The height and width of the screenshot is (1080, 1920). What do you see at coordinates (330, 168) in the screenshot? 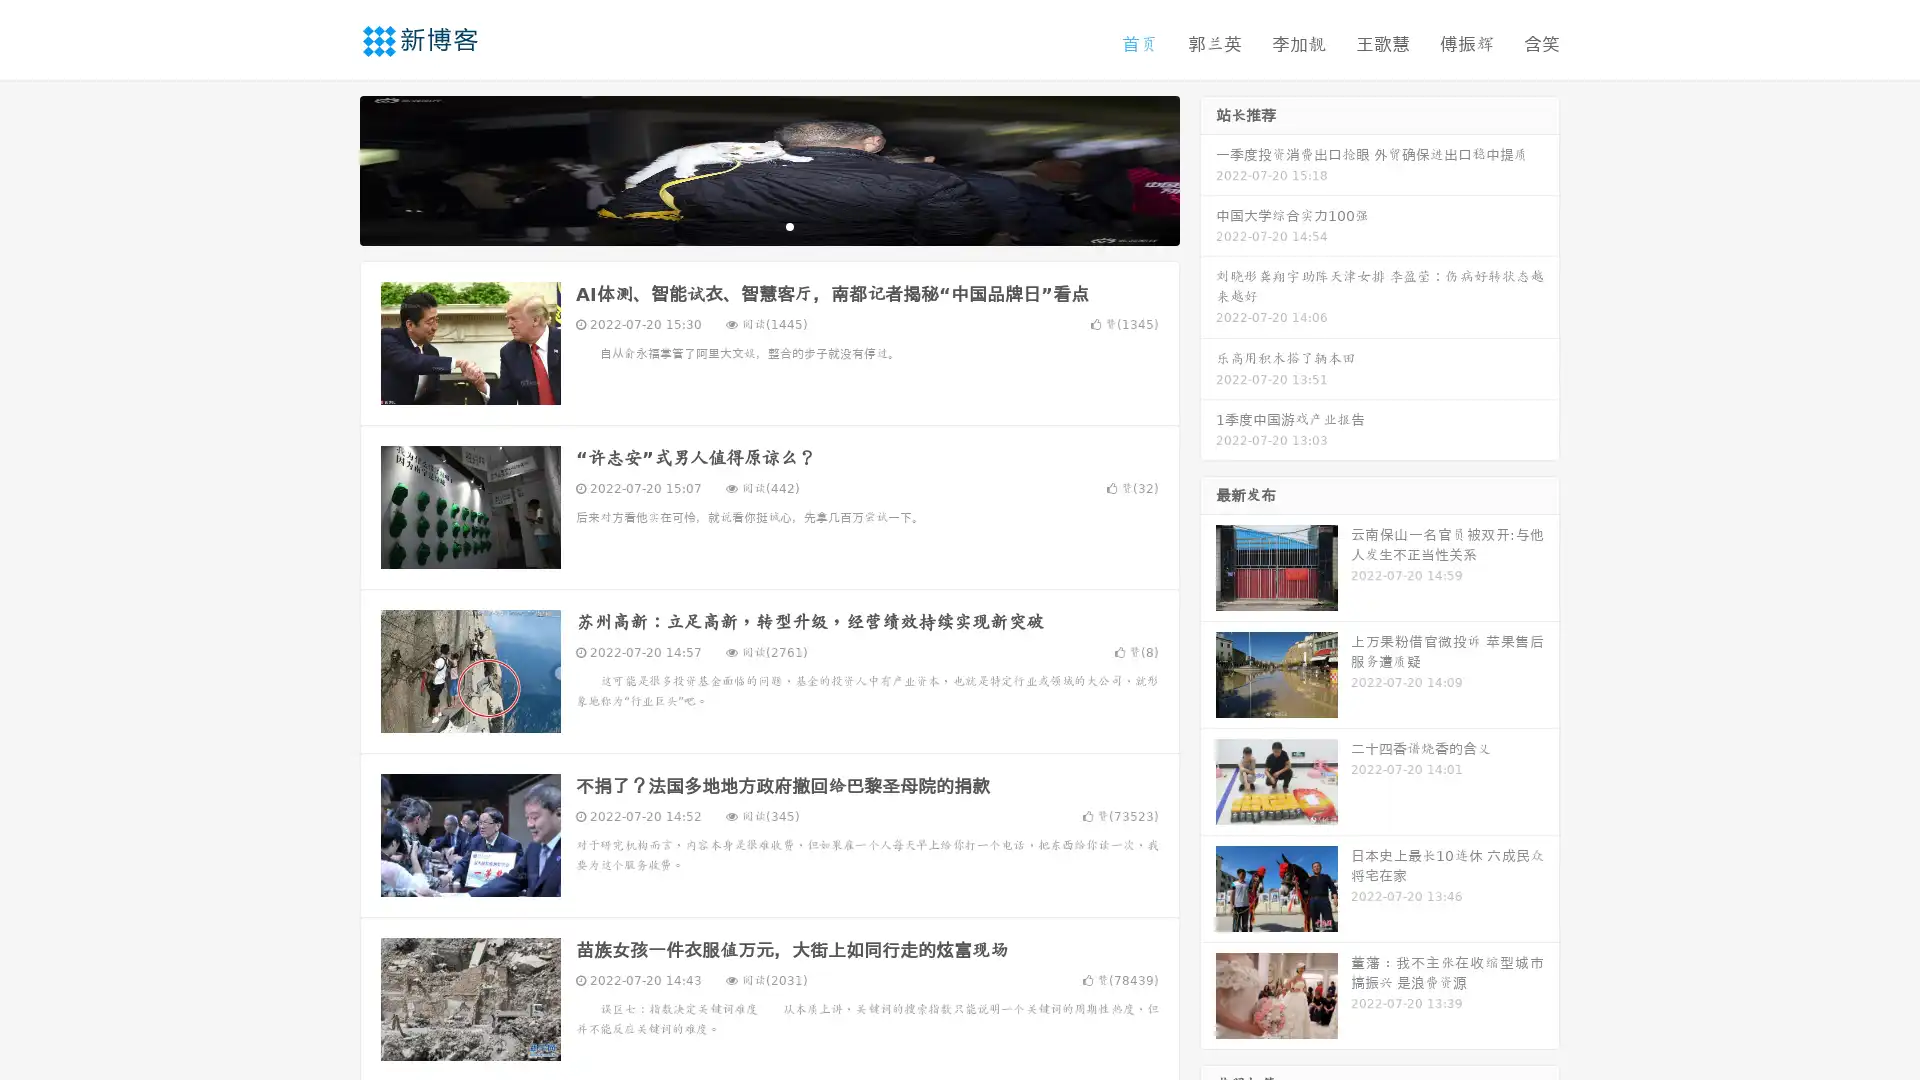
I see `Previous slide` at bounding box center [330, 168].